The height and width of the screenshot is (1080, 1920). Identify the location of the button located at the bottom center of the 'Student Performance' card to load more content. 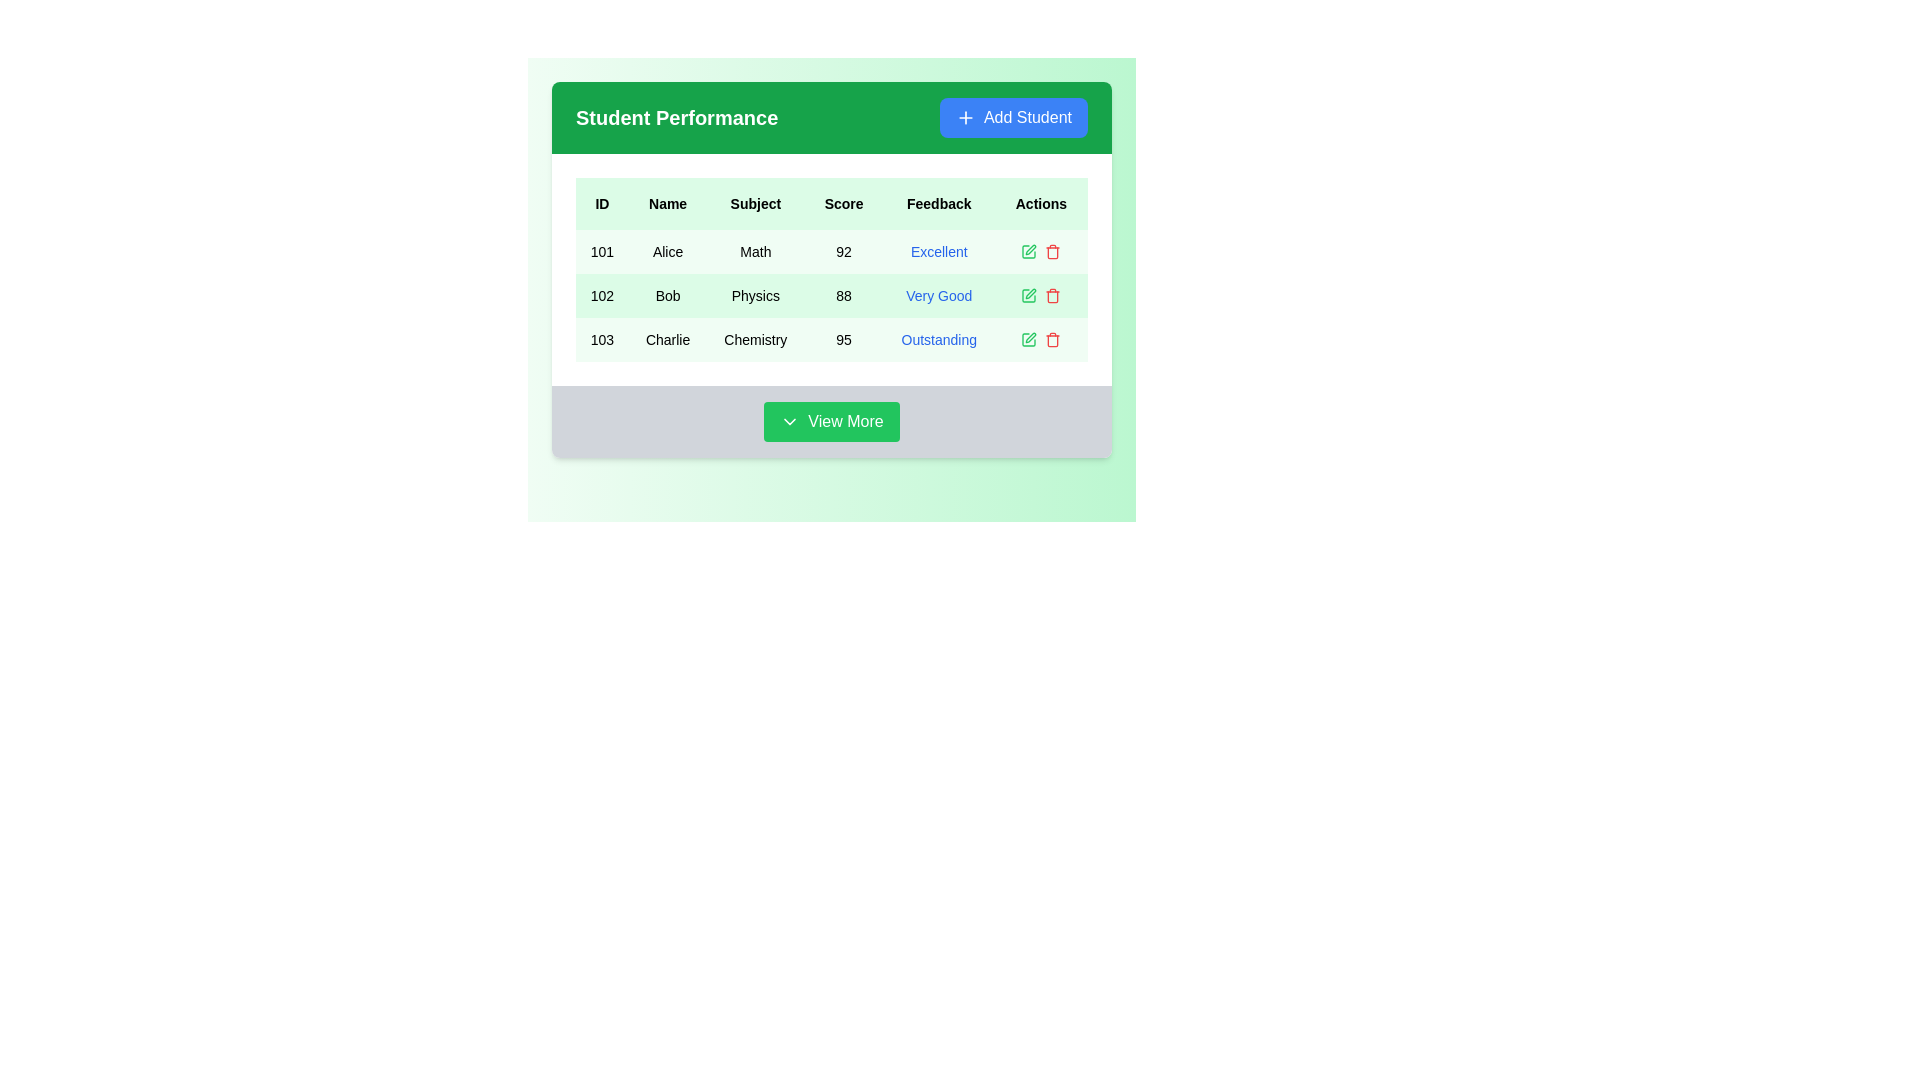
(831, 420).